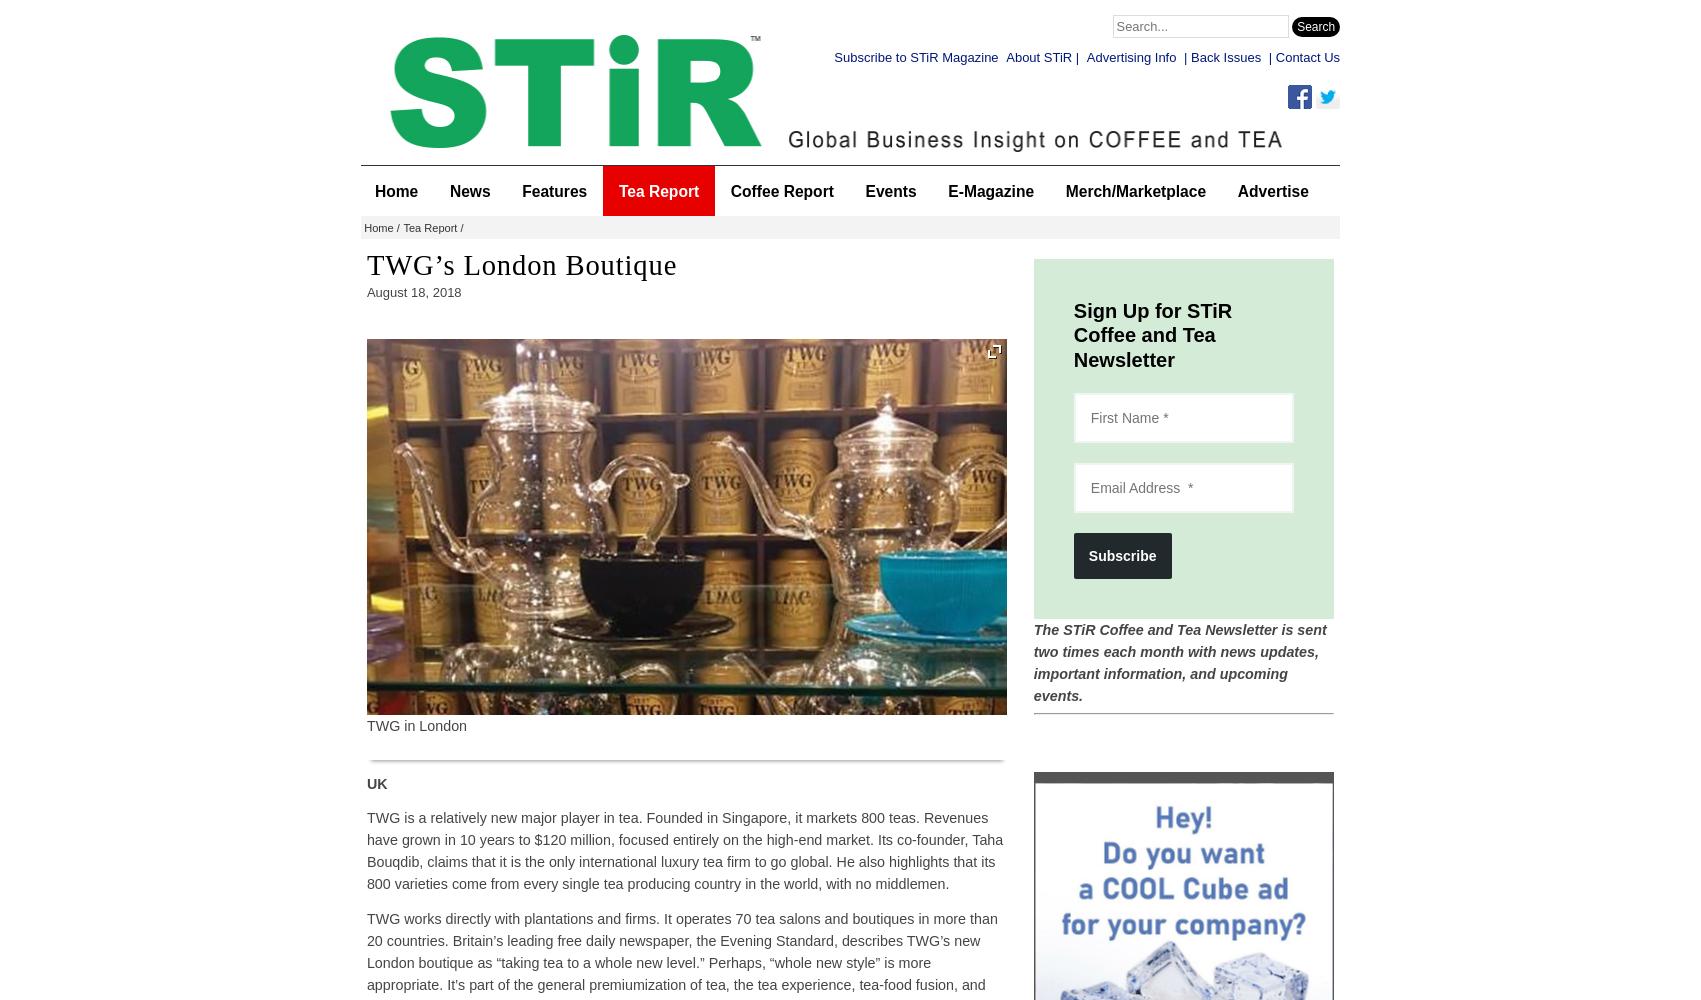  Describe the element at coordinates (781, 189) in the screenshot. I see `'Coffee Report'` at that location.